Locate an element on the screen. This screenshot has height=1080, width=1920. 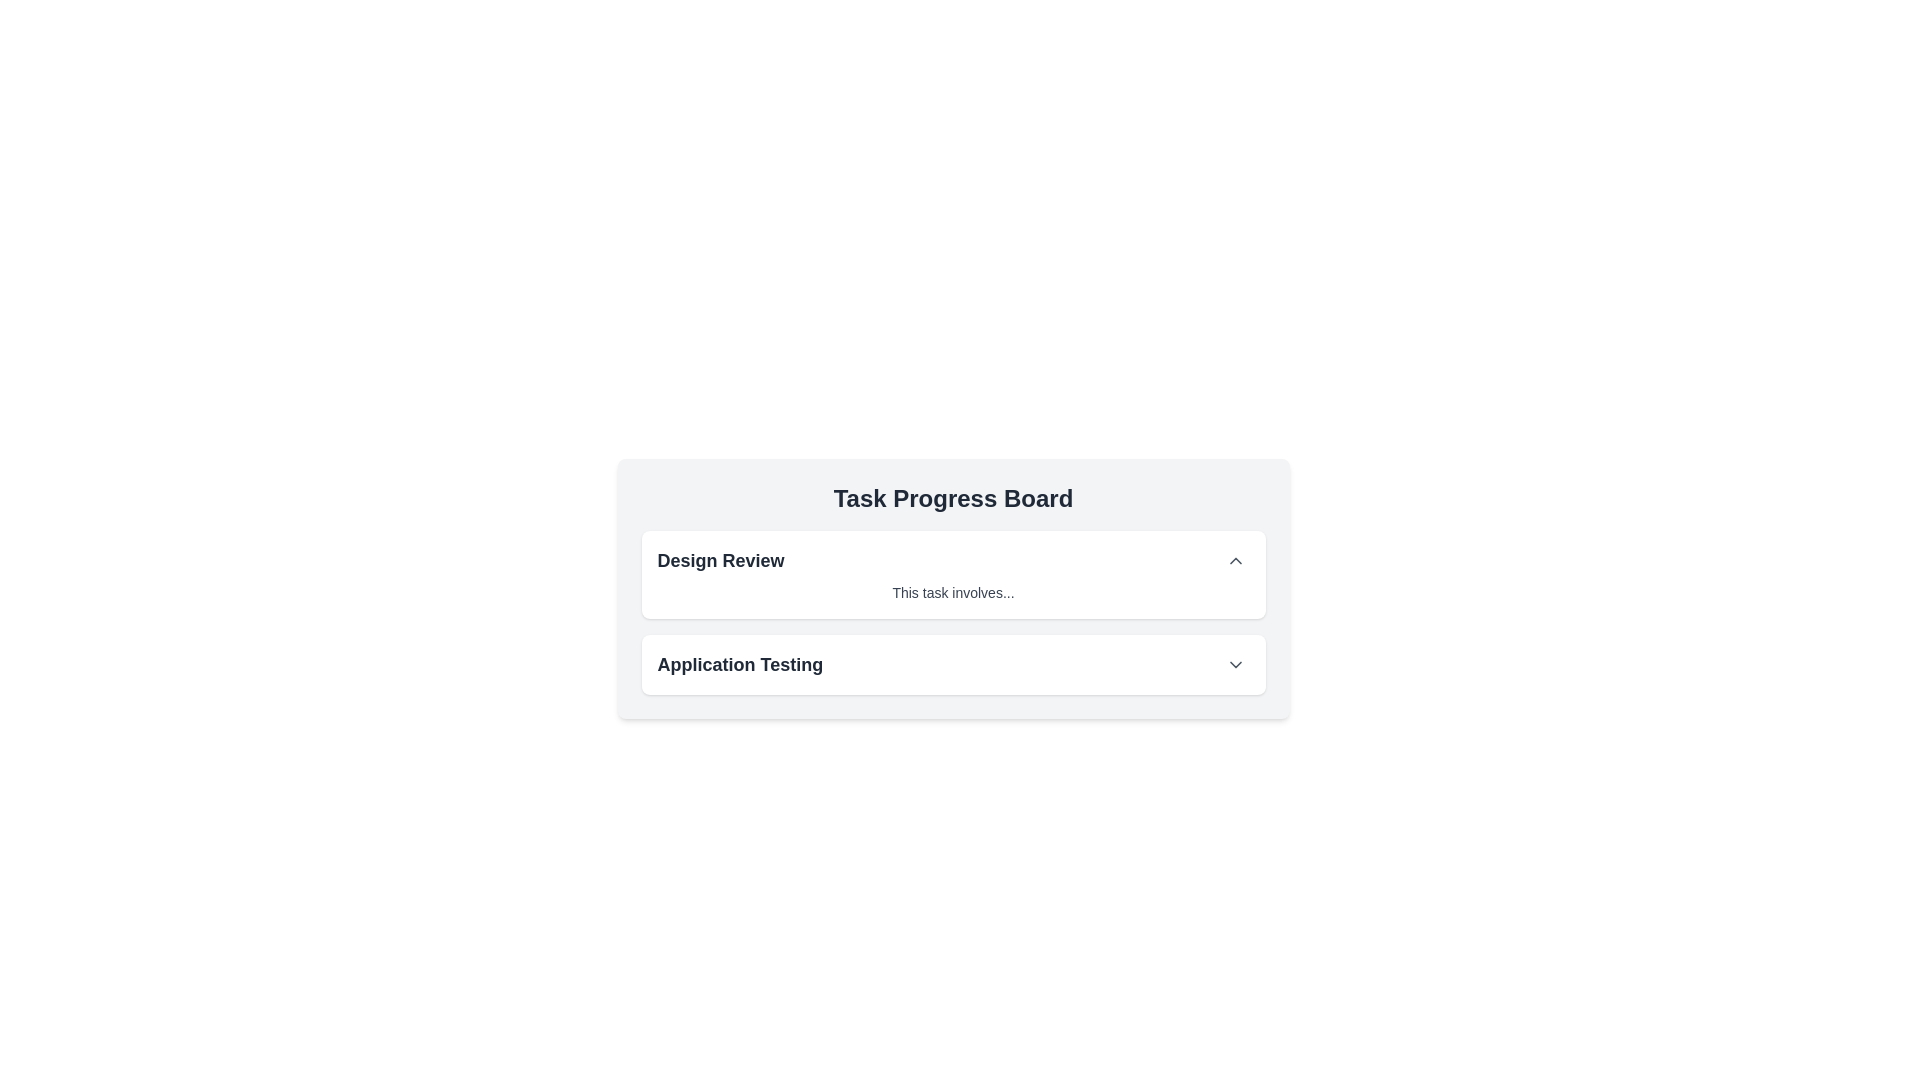
the Dropdown Selector Header located in the 'Task Progress Board' section is located at coordinates (952, 664).